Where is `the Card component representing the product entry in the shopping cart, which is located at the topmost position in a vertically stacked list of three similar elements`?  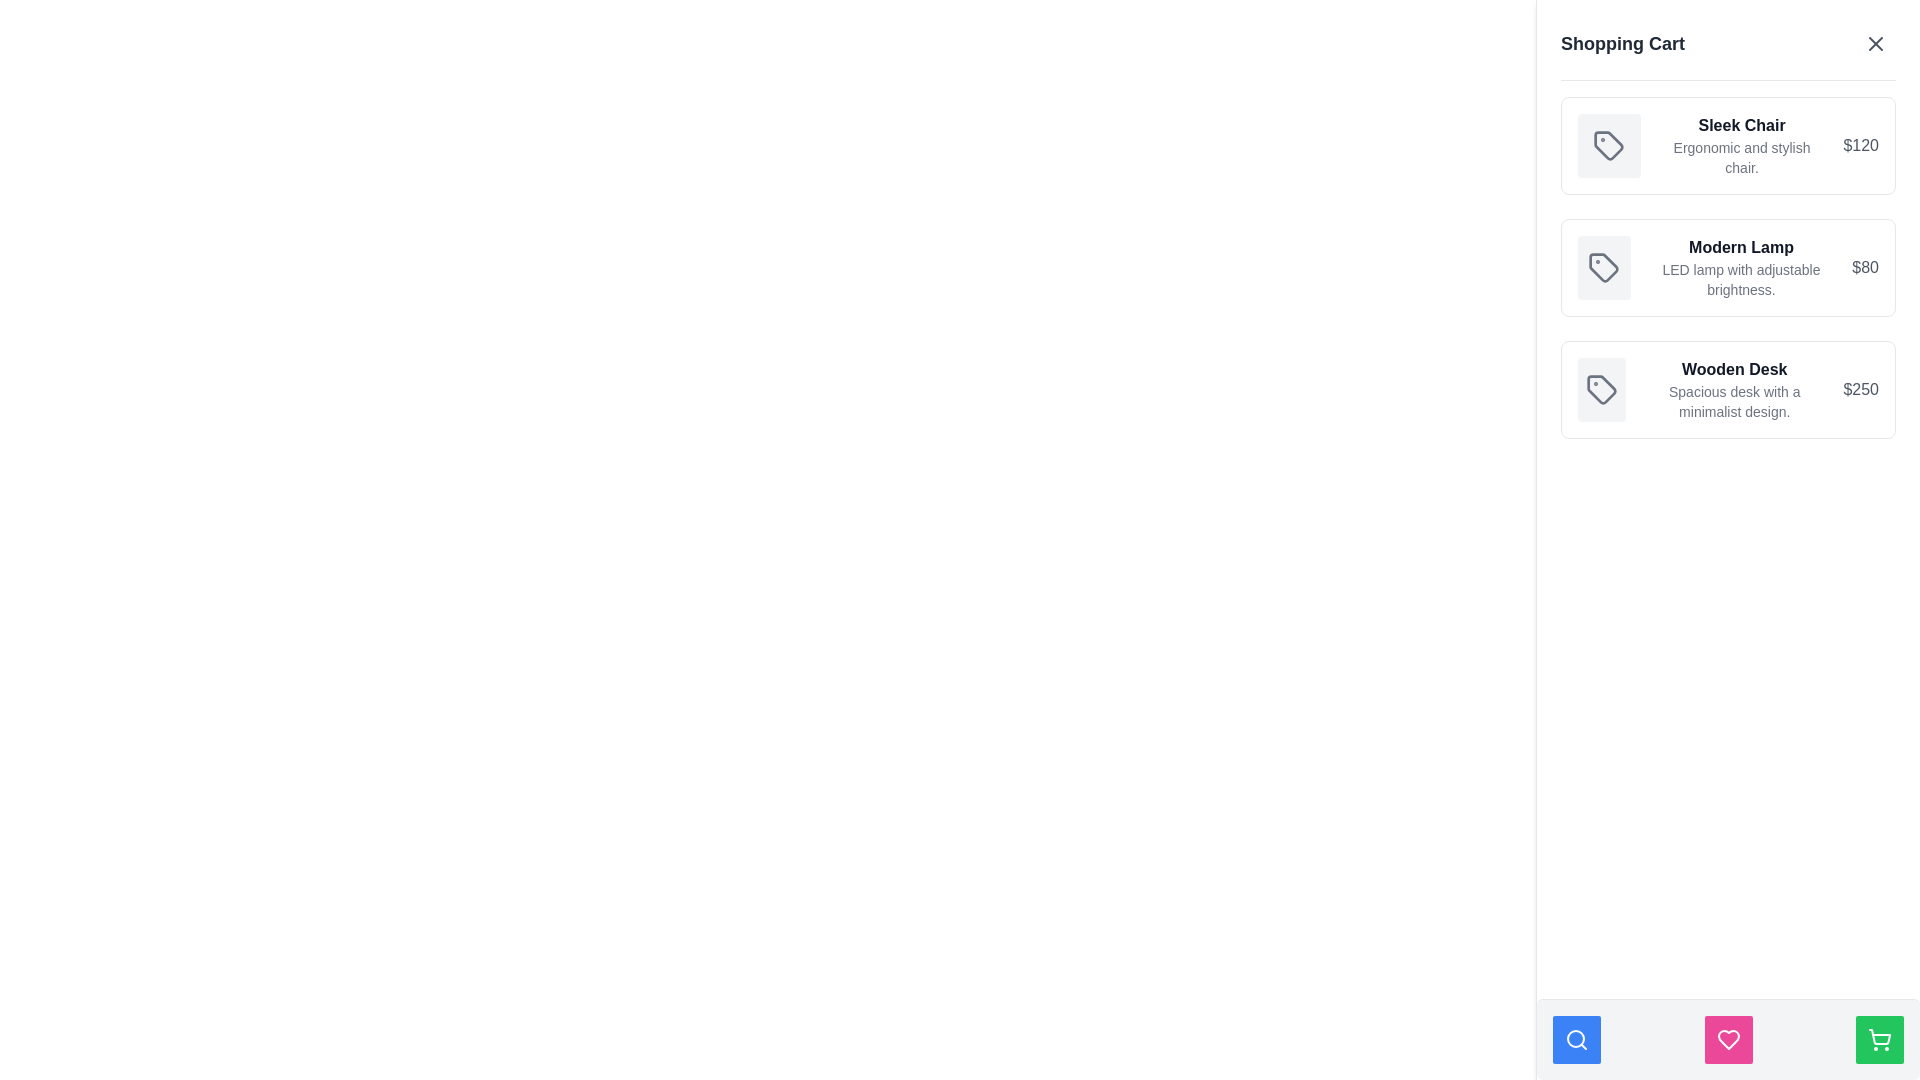
the Card component representing the product entry in the shopping cart, which is located at the topmost position in a vertically stacked list of three similar elements is located at coordinates (1727, 145).